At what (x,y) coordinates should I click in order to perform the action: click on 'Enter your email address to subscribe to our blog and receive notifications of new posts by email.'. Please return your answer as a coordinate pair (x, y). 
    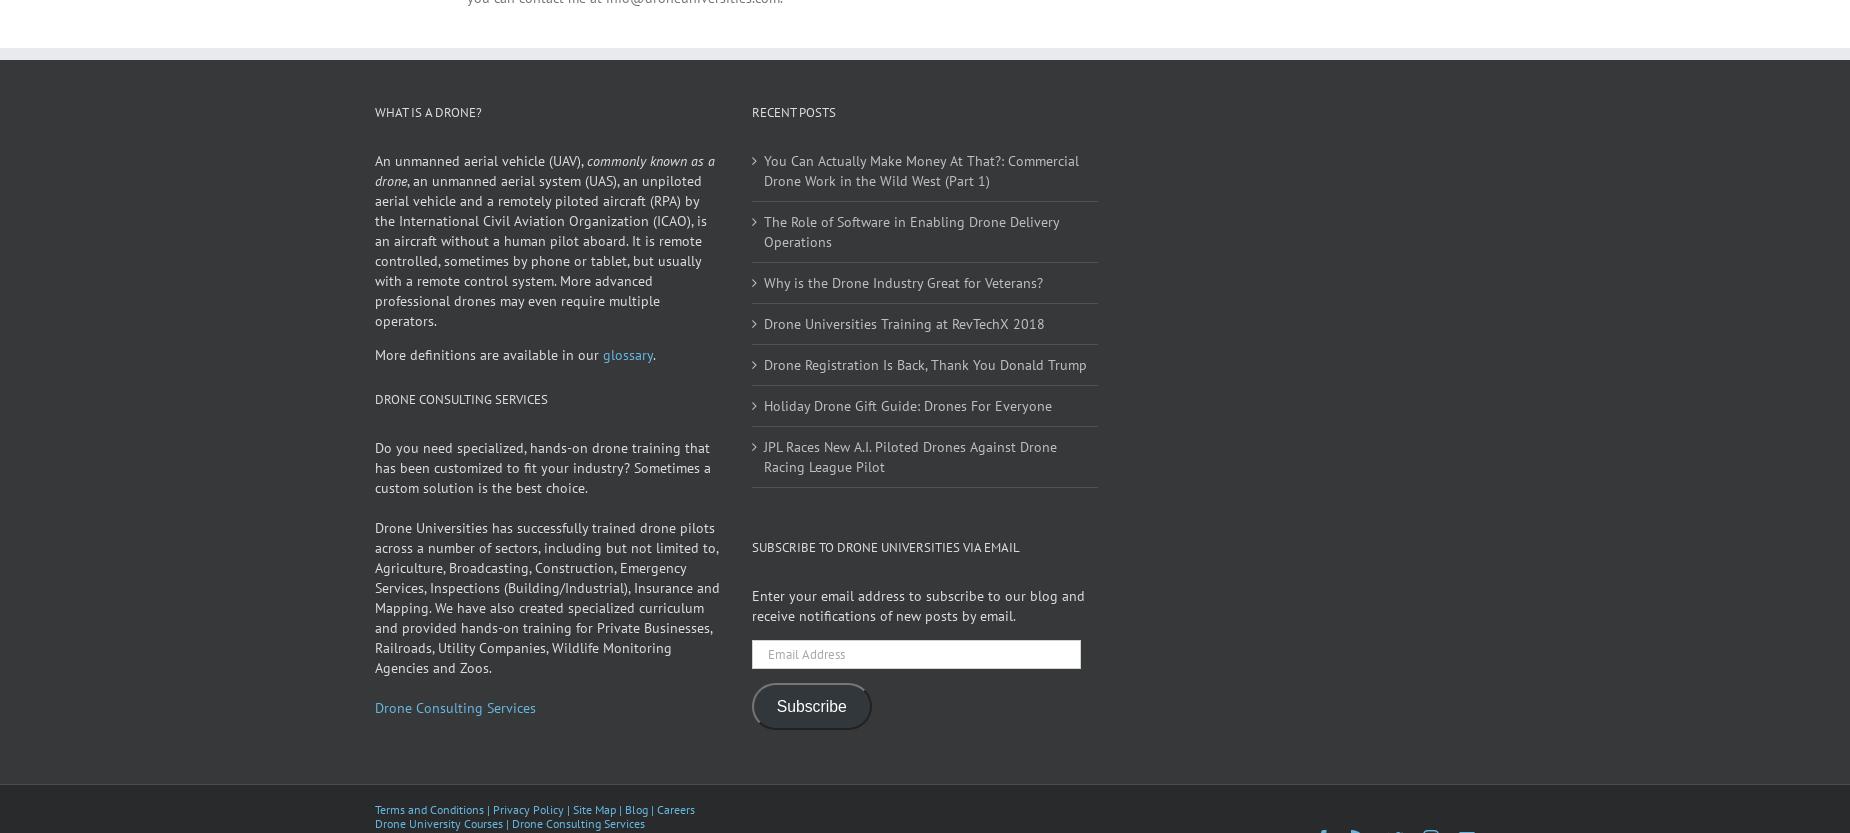
    Looking at the image, I should click on (750, 632).